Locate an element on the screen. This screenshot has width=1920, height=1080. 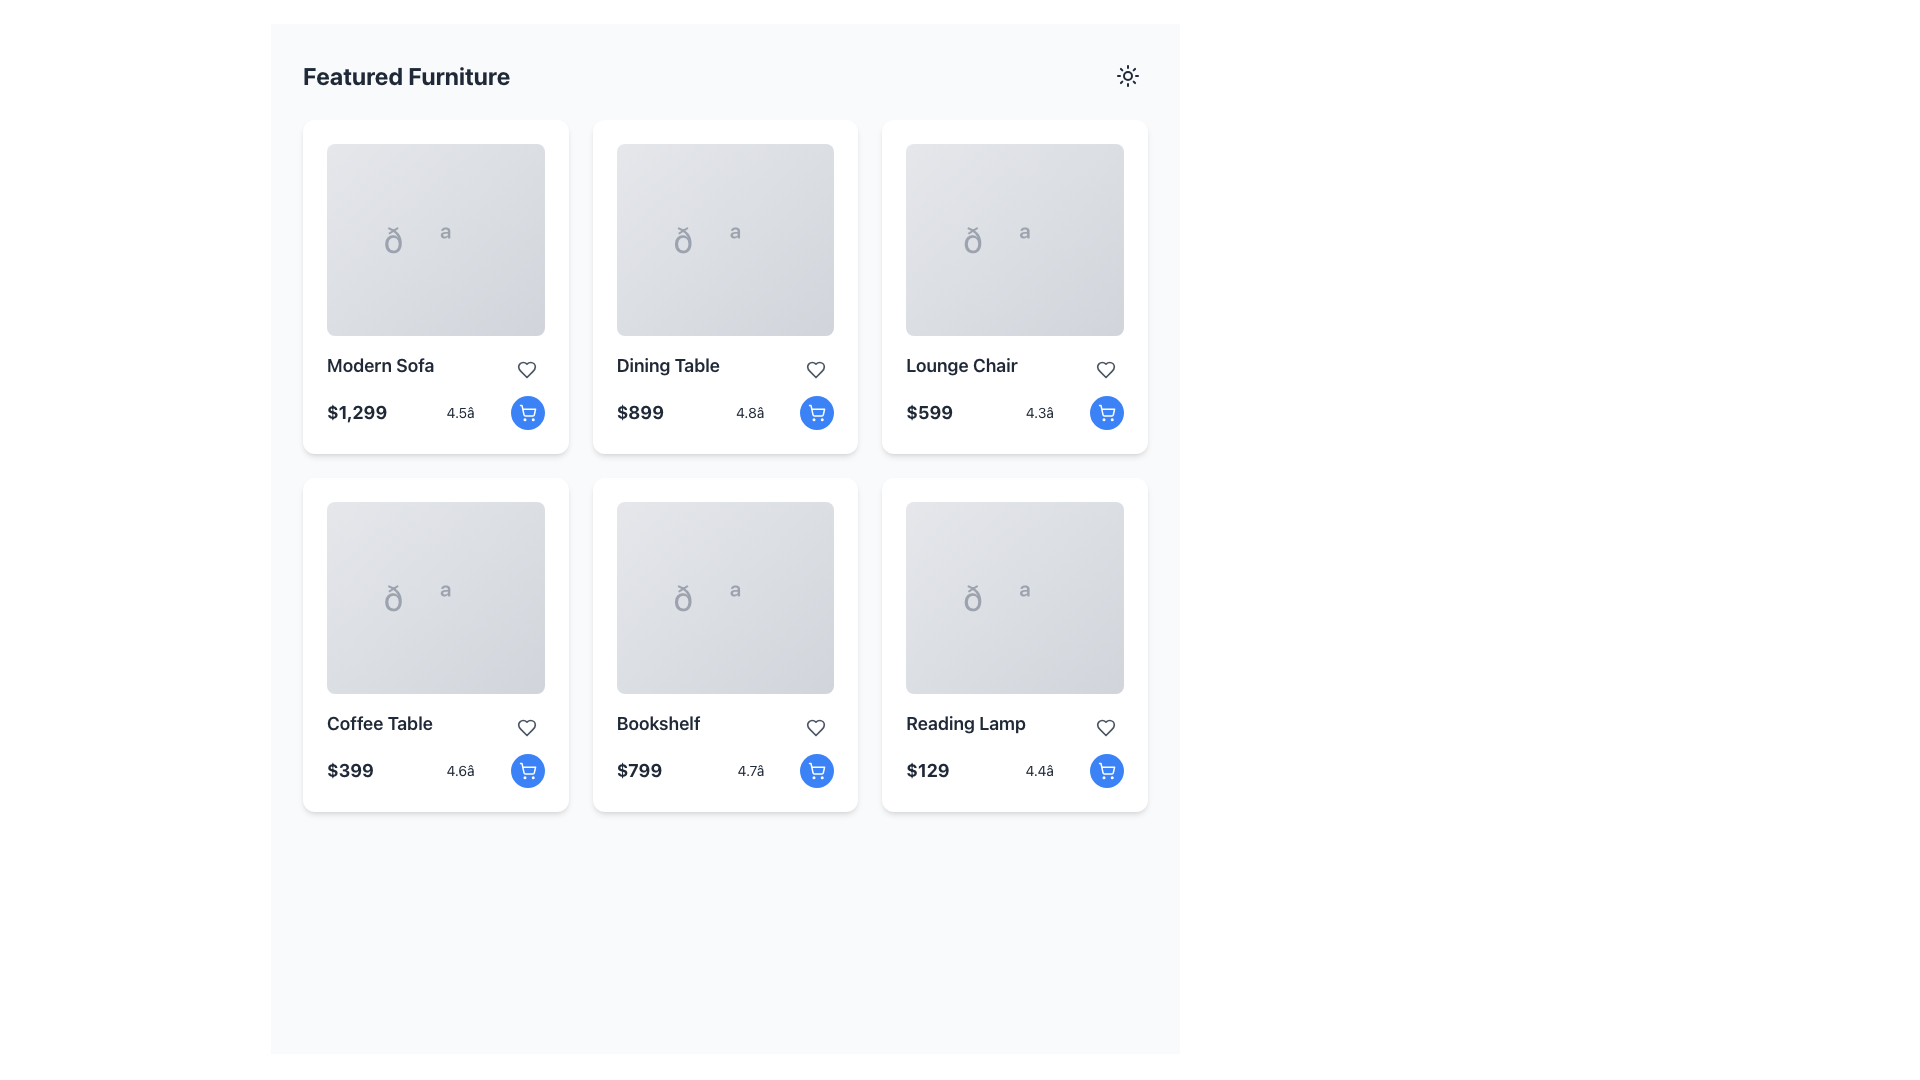
the static text heading that indicates the section contains featured furniture products, which is located in the top-left section of the user interface above the furniture items grid is located at coordinates (405, 75).